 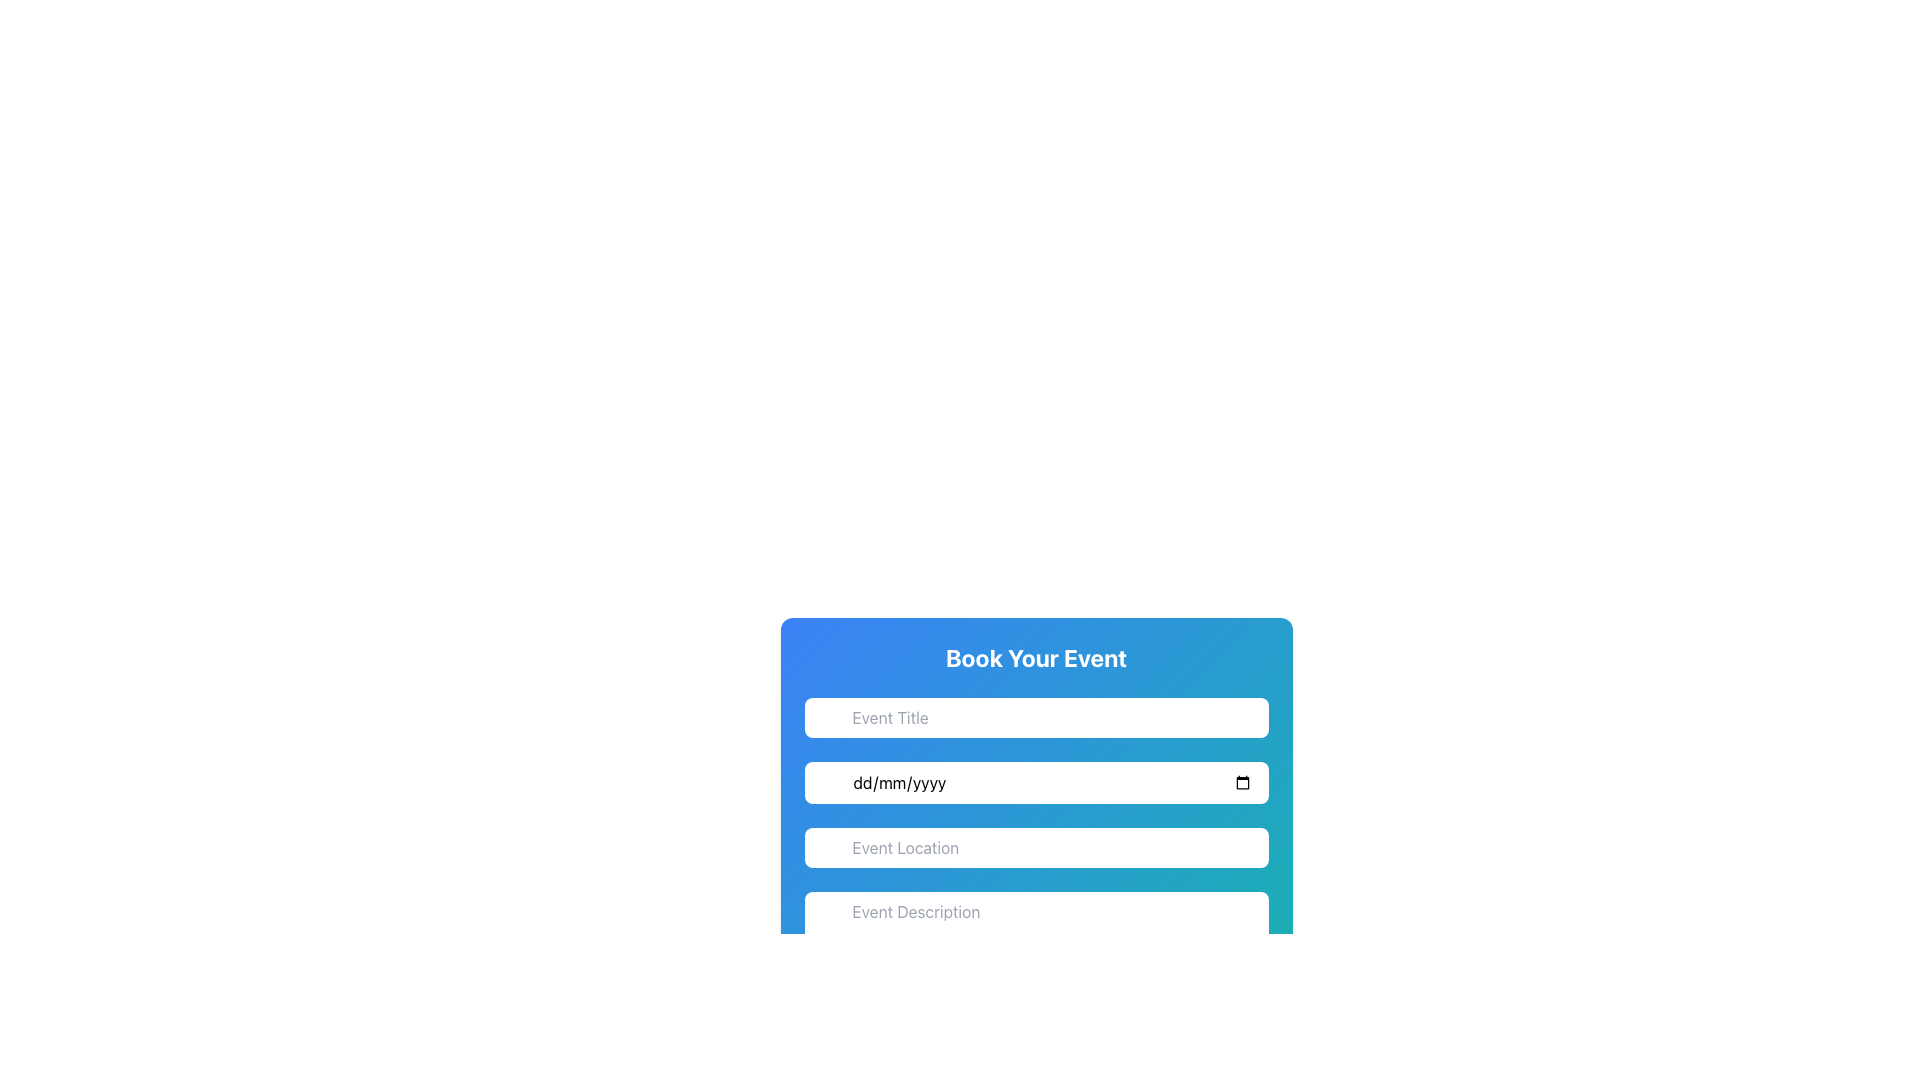 I want to click on the text input field labeled 'Event Location', so click(x=1036, y=860).